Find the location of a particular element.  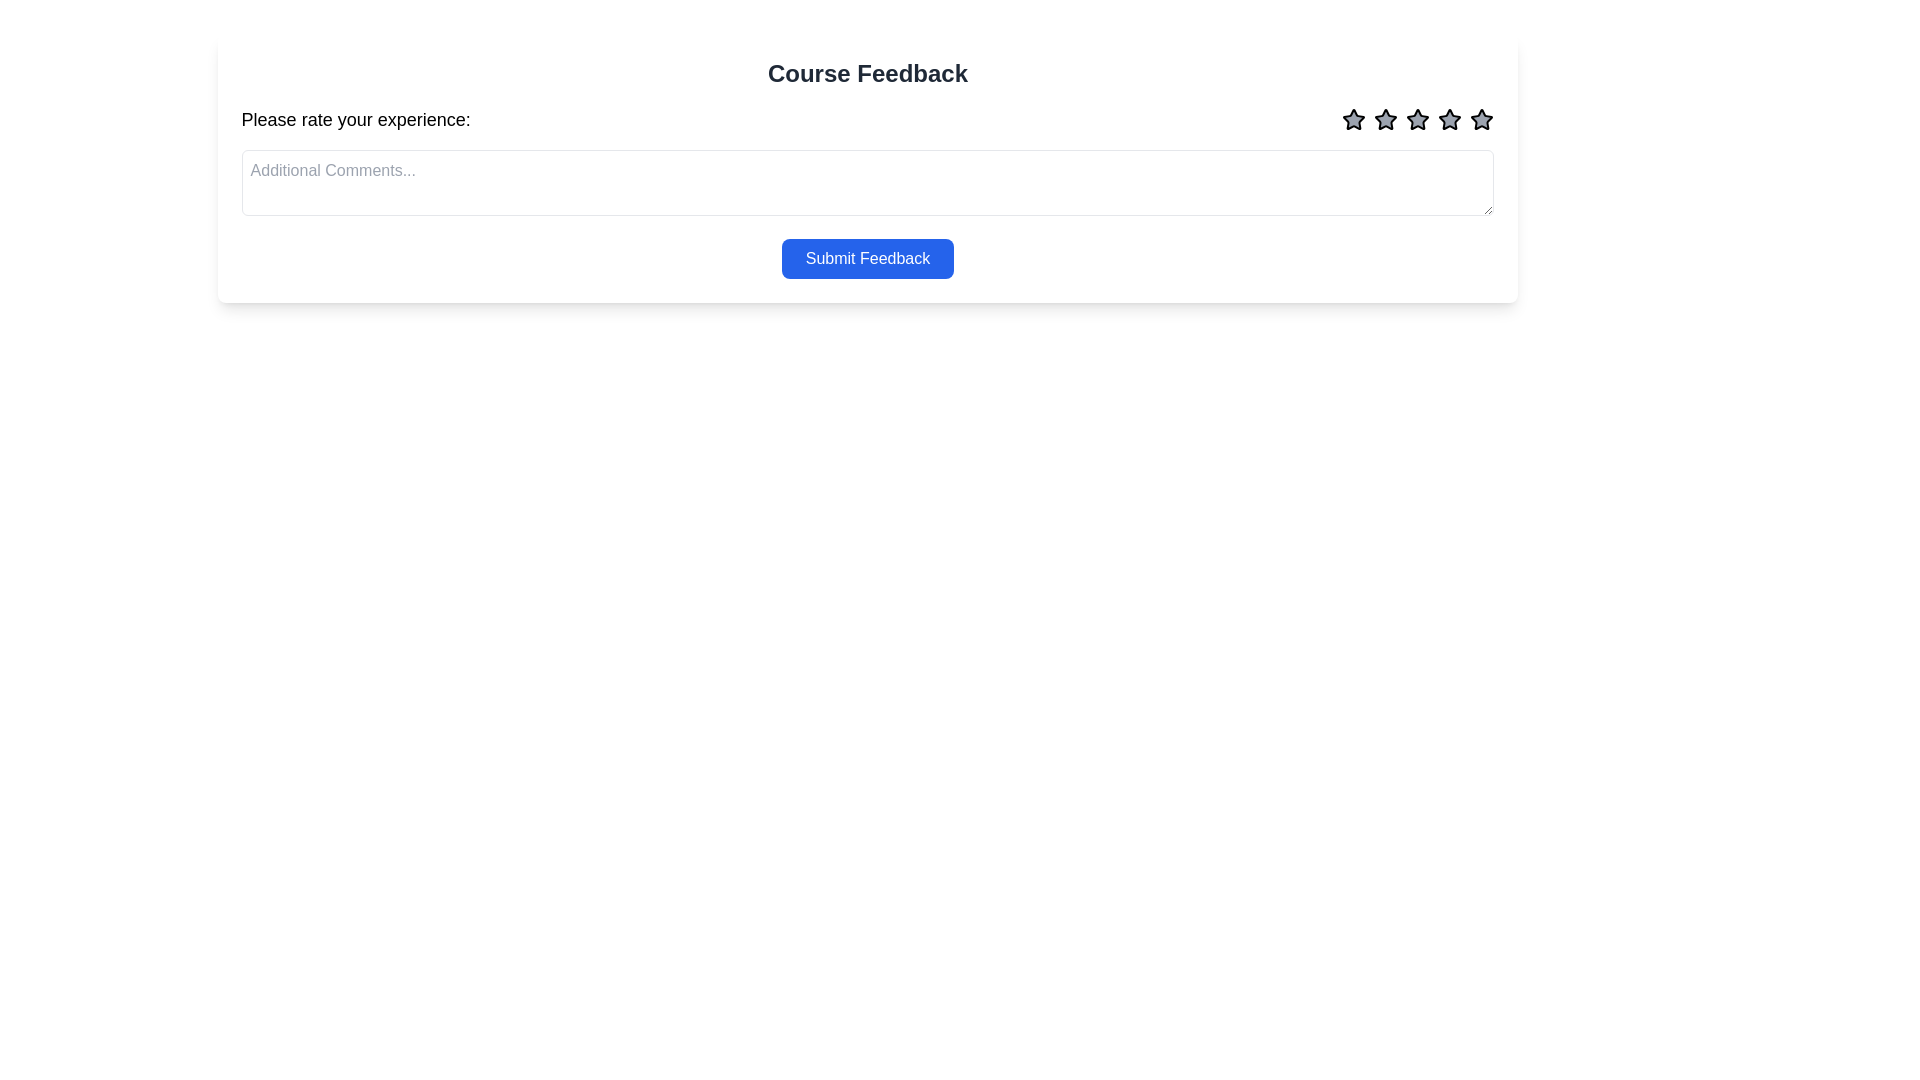

the third star icon from the left in the star rating section is located at coordinates (1385, 119).